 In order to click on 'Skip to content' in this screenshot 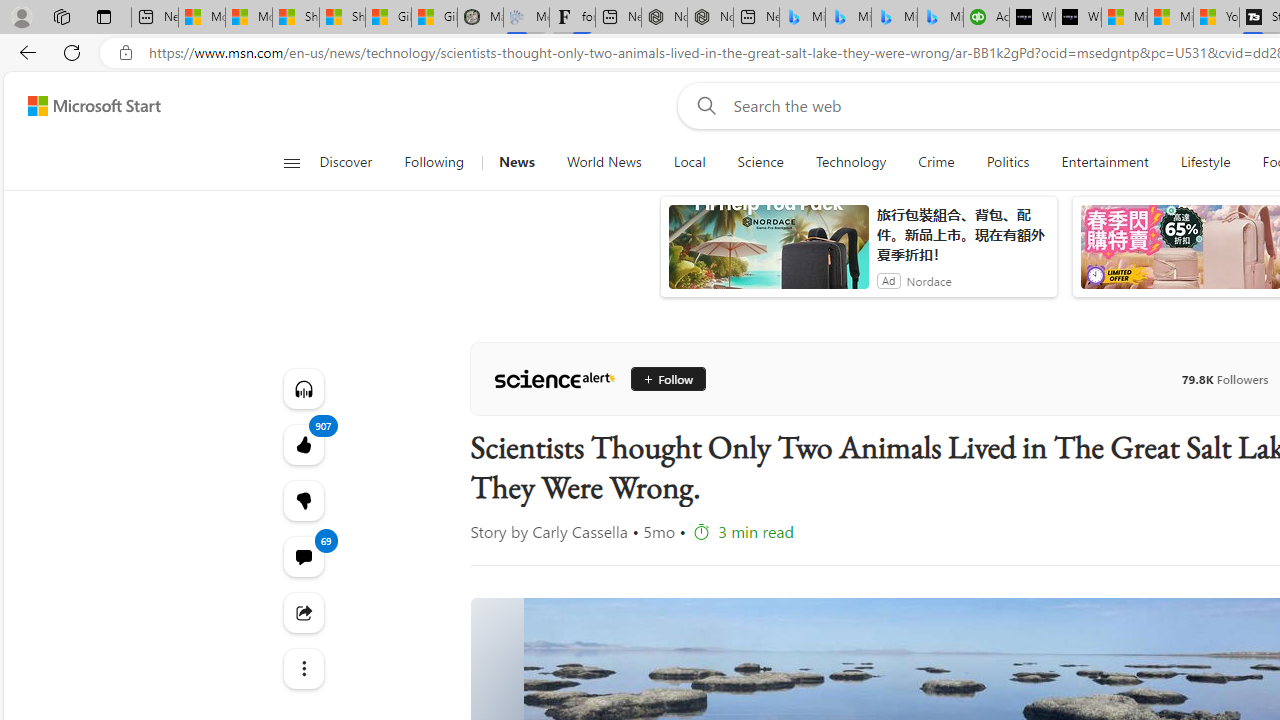, I will do `click(86, 105)`.